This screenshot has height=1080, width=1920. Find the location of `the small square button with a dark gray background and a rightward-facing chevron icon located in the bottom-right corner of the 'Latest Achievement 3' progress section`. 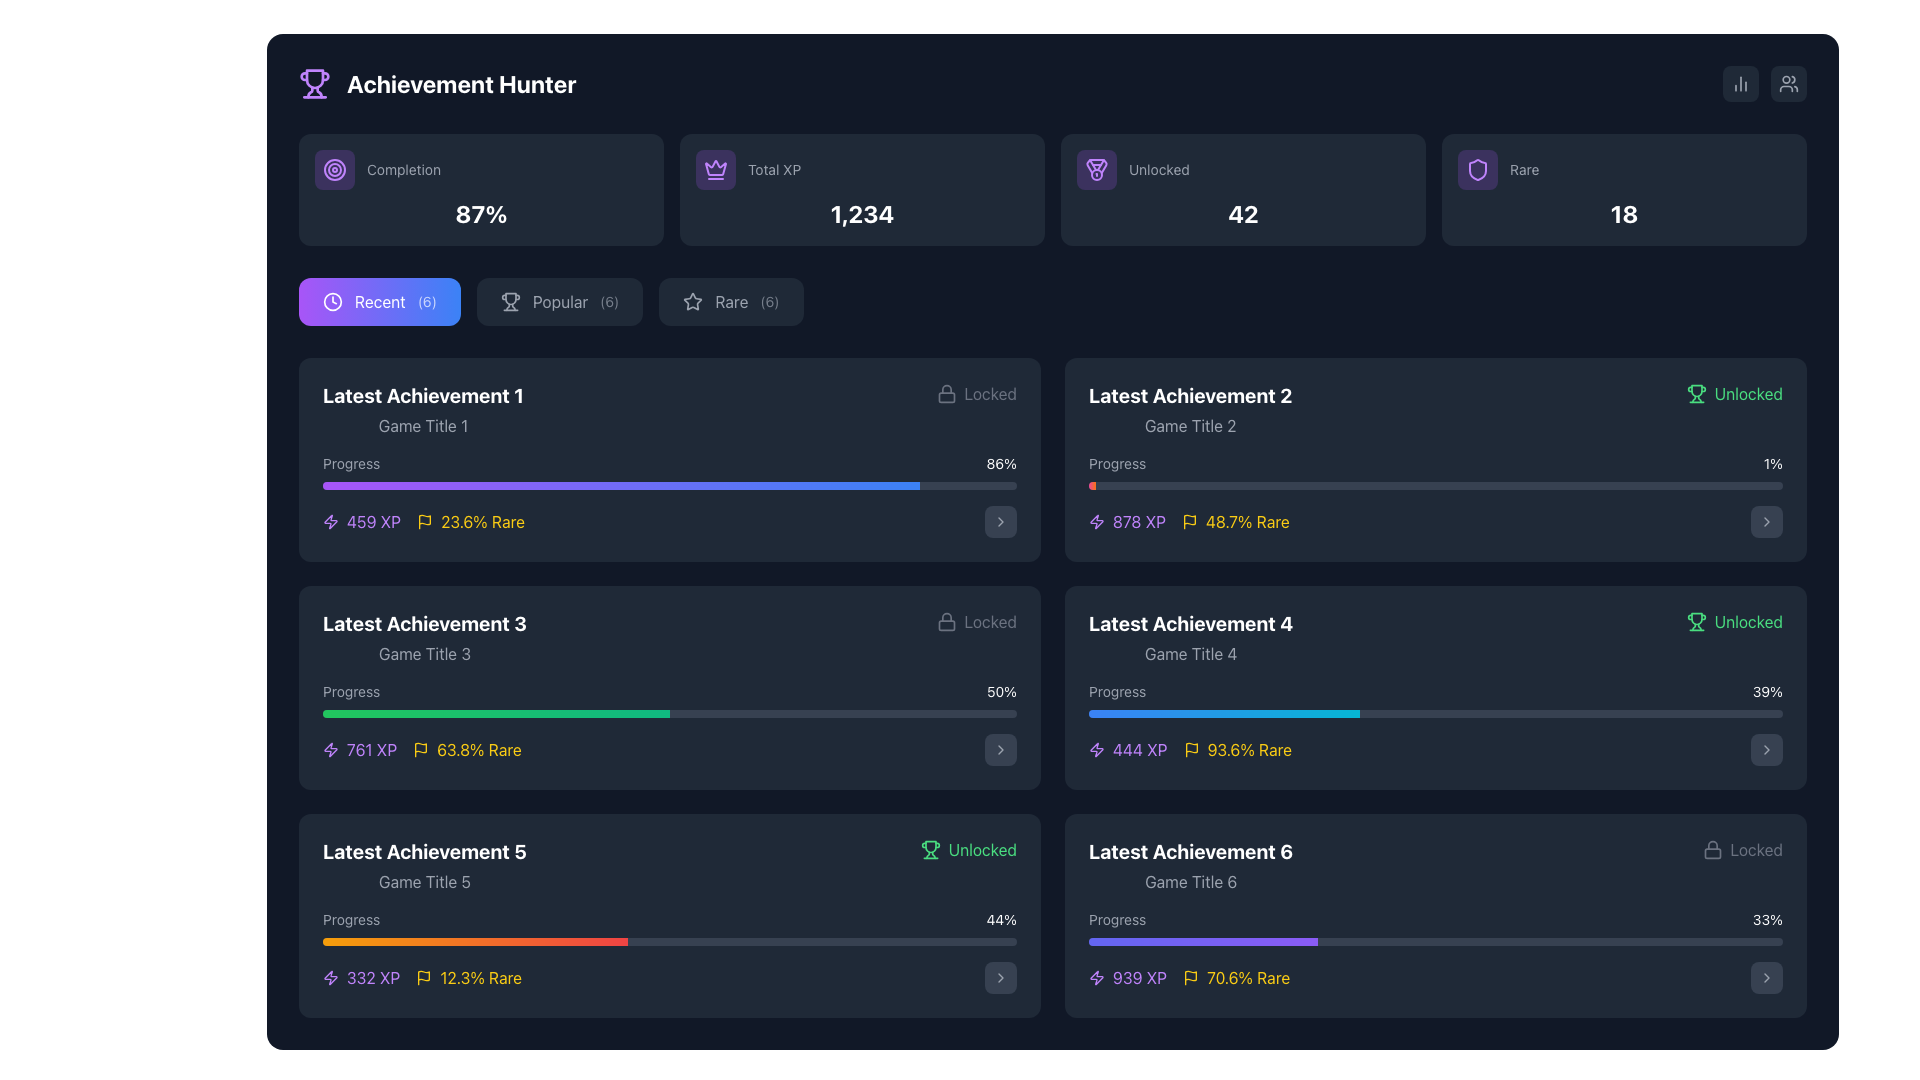

the small square button with a dark gray background and a rightward-facing chevron icon located in the bottom-right corner of the 'Latest Achievement 3' progress section is located at coordinates (1001, 749).